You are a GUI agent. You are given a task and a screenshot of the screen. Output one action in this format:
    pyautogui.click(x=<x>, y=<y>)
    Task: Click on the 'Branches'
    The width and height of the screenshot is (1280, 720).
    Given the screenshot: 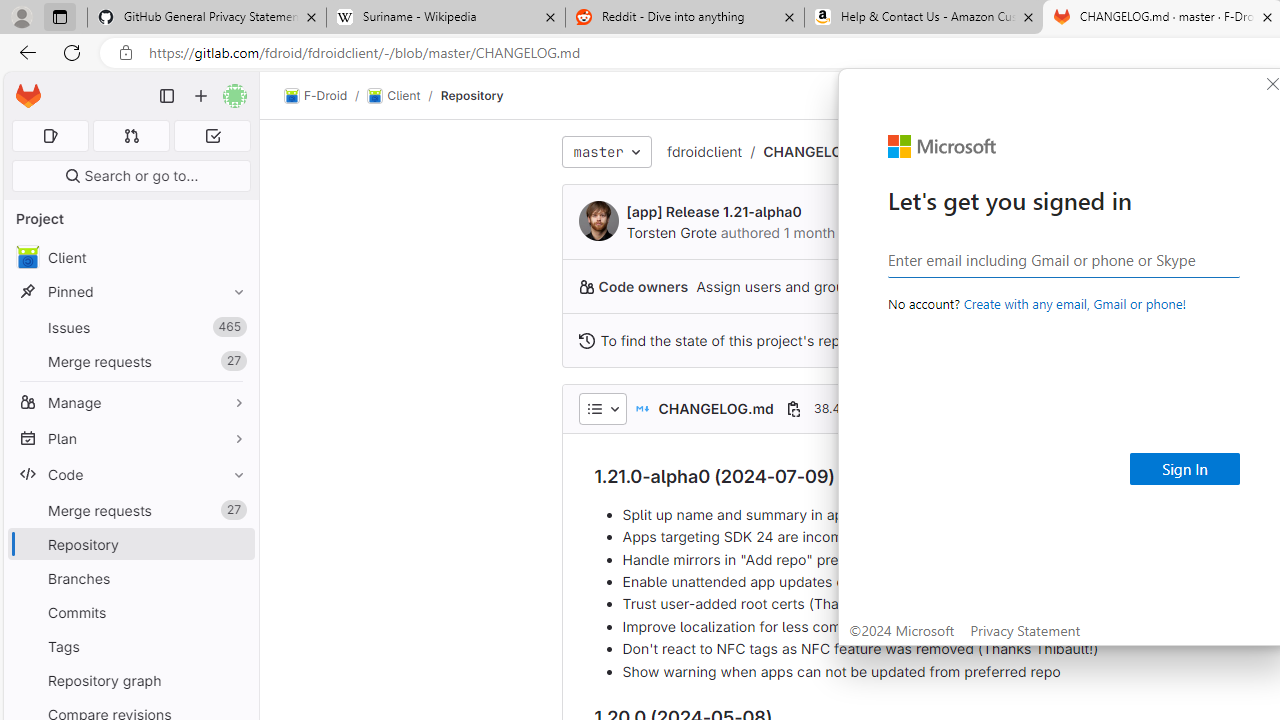 What is the action you would take?
    pyautogui.click(x=130, y=578)
    